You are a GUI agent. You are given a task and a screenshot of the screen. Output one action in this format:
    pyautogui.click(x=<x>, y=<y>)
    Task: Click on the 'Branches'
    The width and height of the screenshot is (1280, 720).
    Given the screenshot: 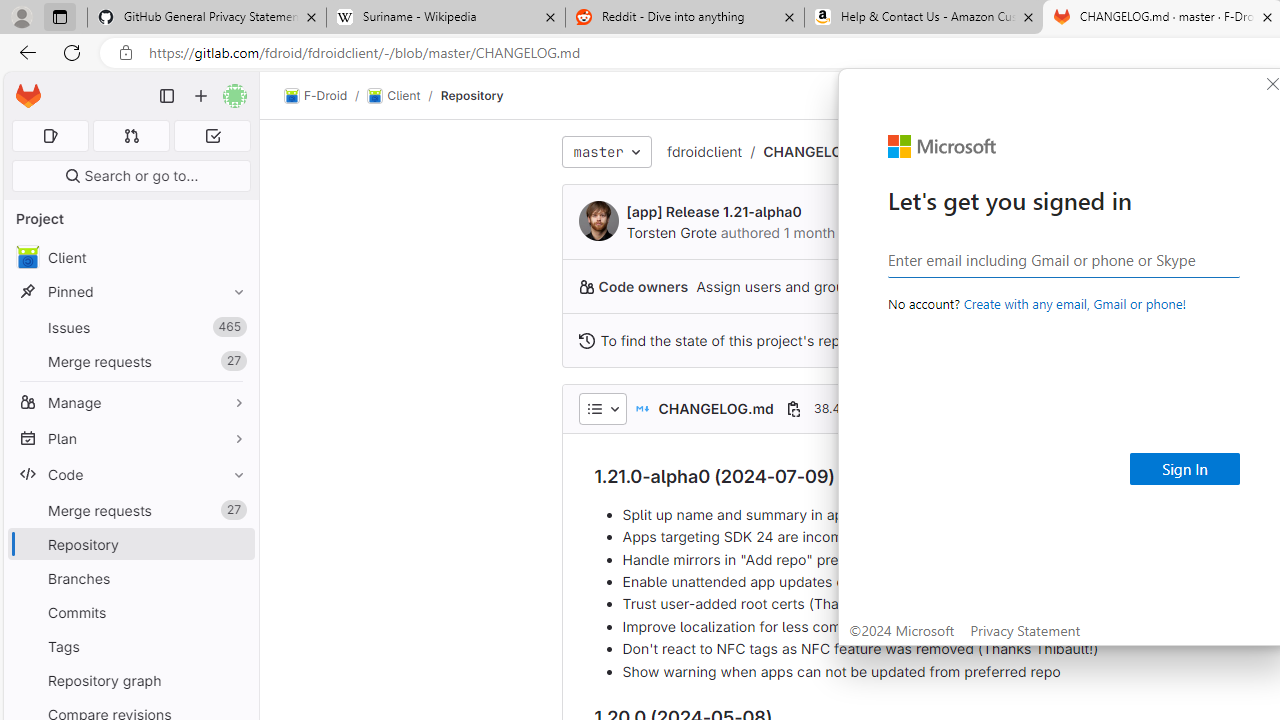 What is the action you would take?
    pyautogui.click(x=130, y=578)
    